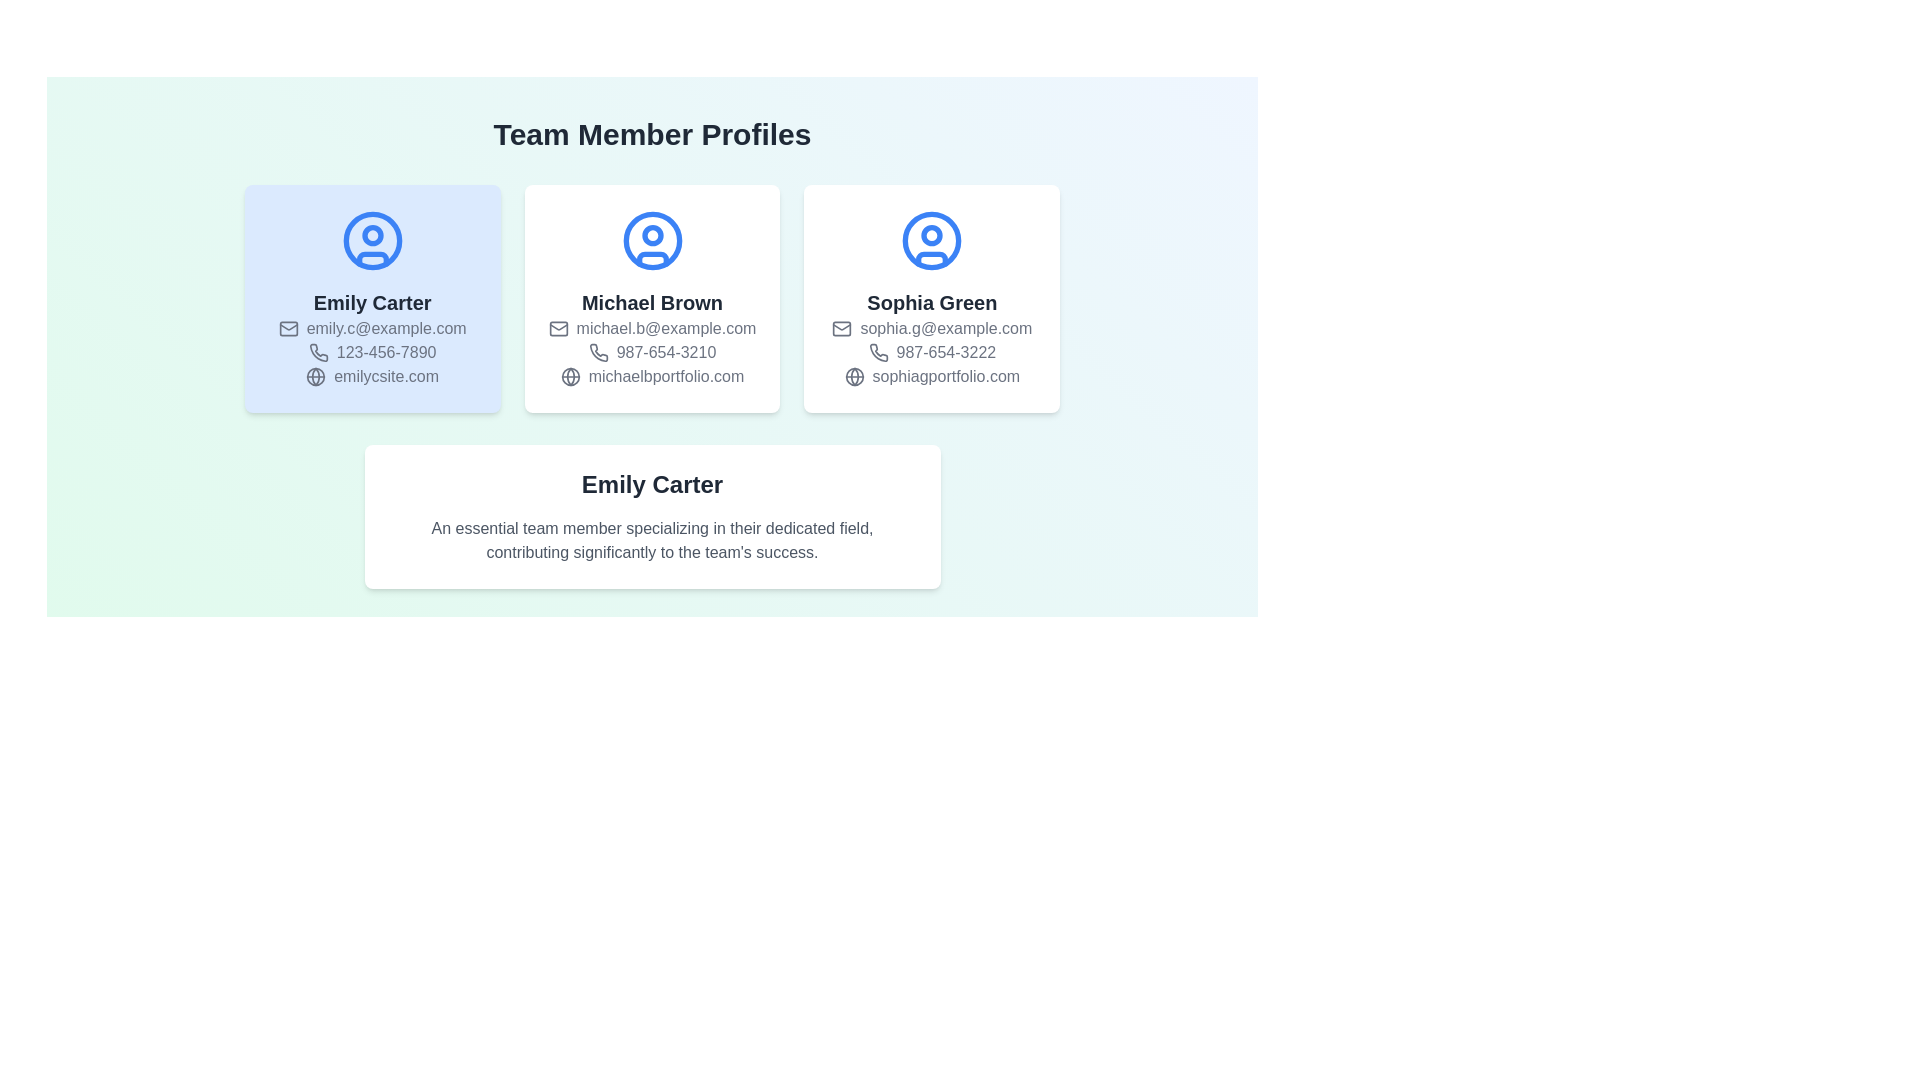  Describe the element at coordinates (652, 352) in the screenshot. I see `the phone number element with an adjacent phone icon associated with 'Michael Brown', which is located in the middle section of the profile card` at that location.